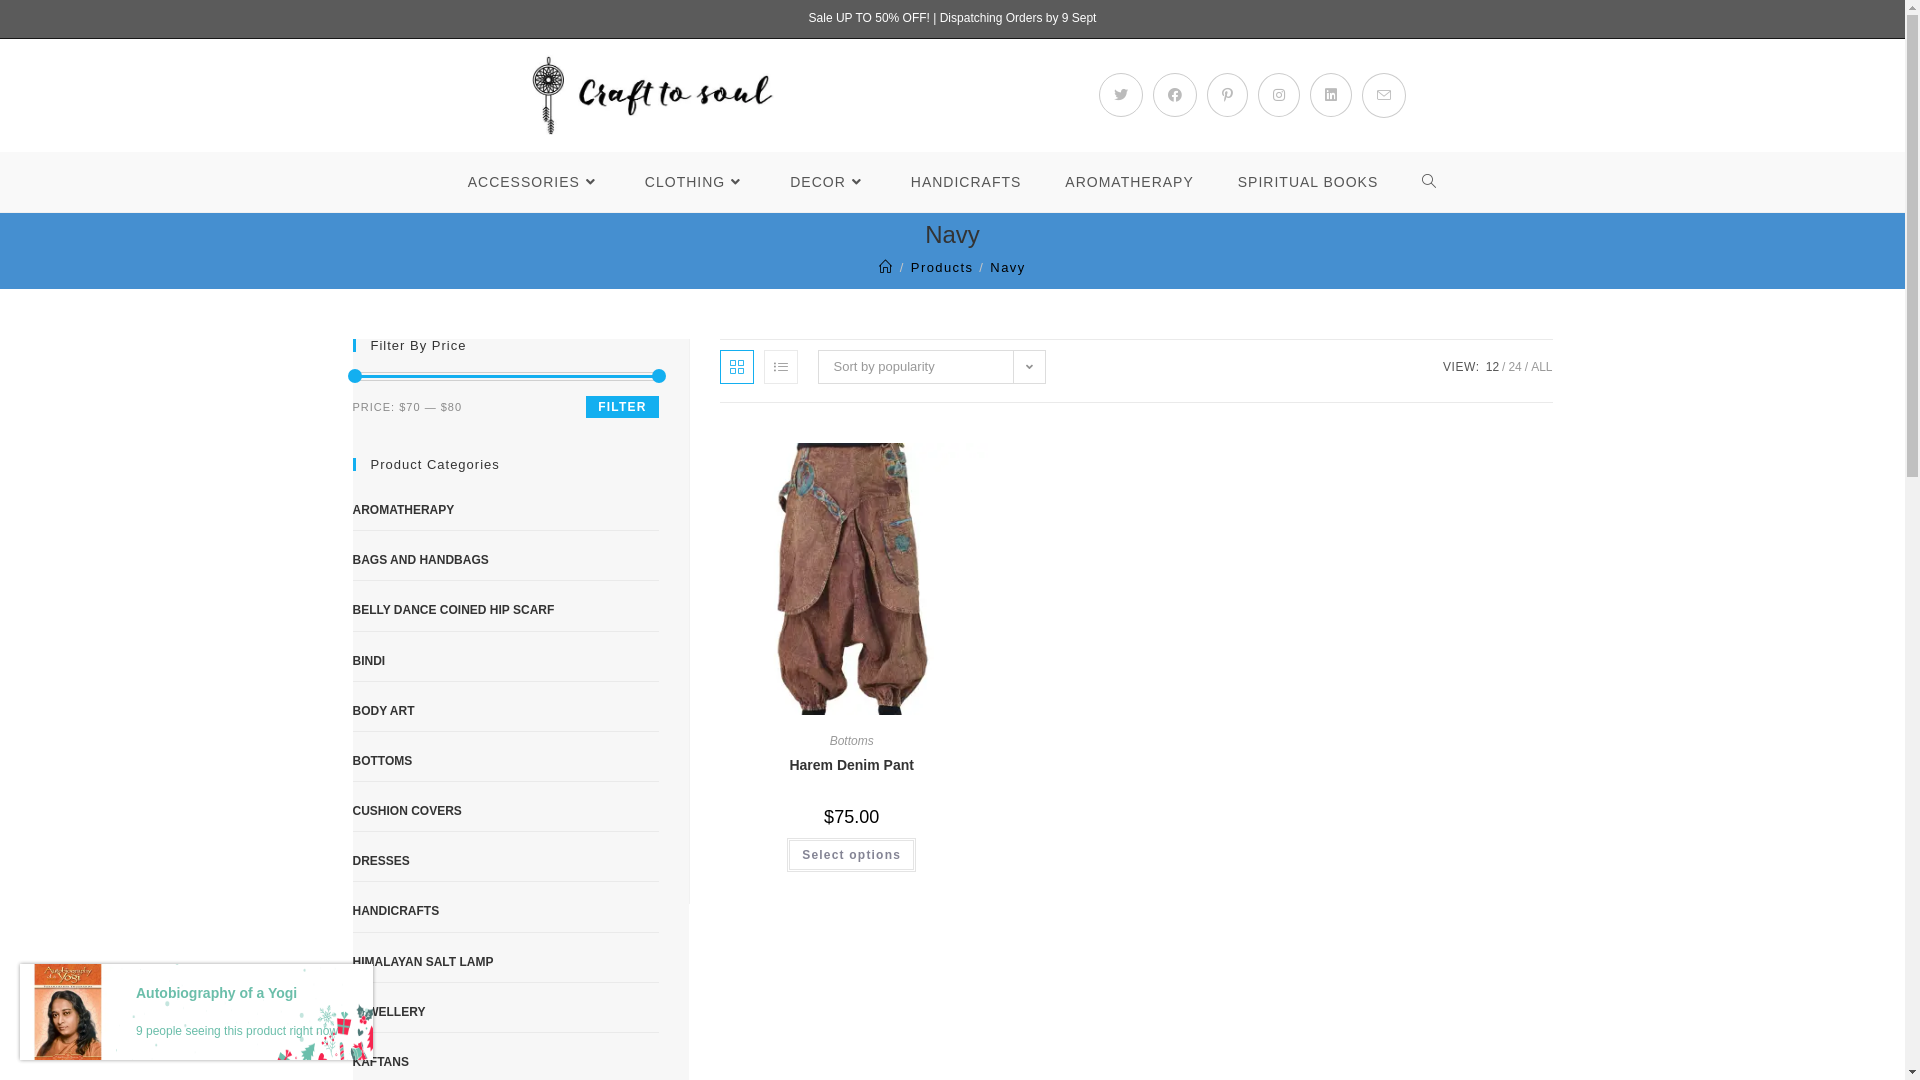 This screenshot has height=1080, width=1920. Describe the element at coordinates (851, 855) in the screenshot. I see `'Select options'` at that location.